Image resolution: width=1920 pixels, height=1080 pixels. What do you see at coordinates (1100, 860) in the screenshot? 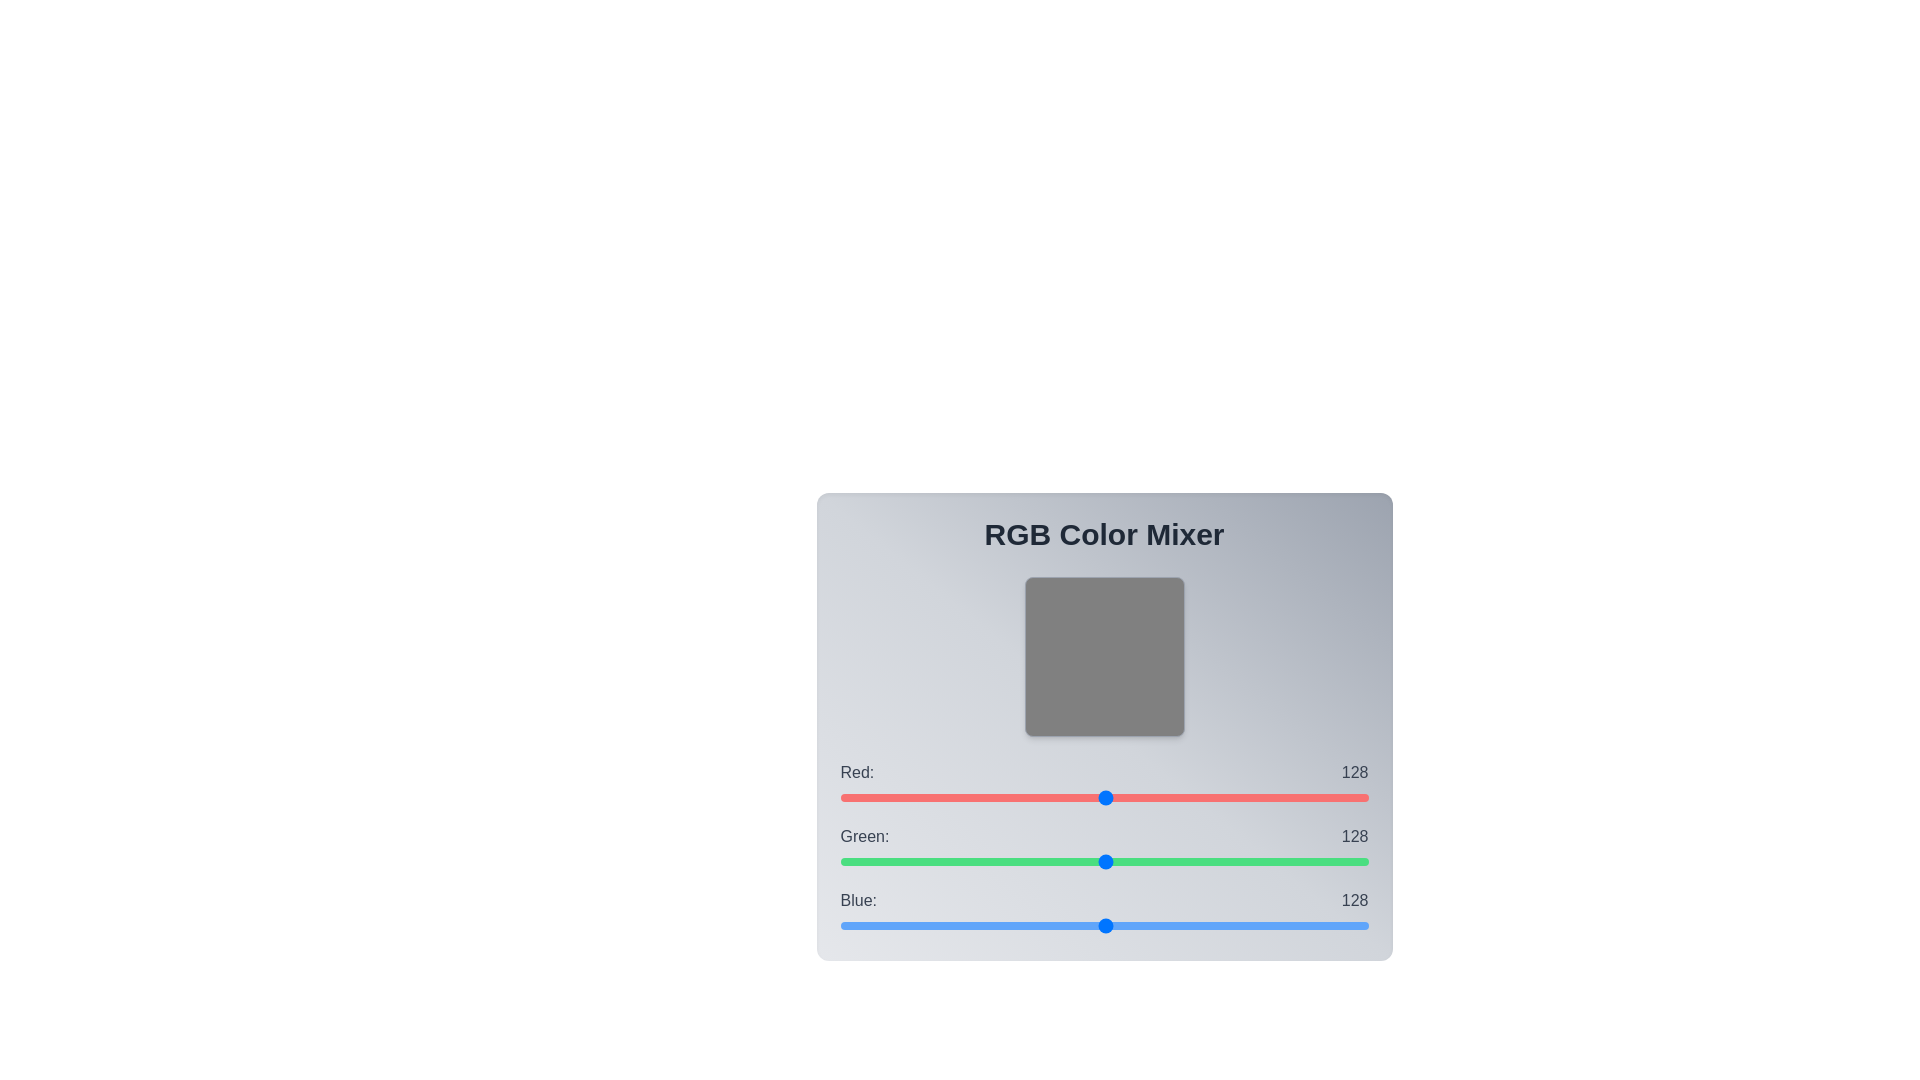
I see `the green slider to set its value to 126` at bounding box center [1100, 860].